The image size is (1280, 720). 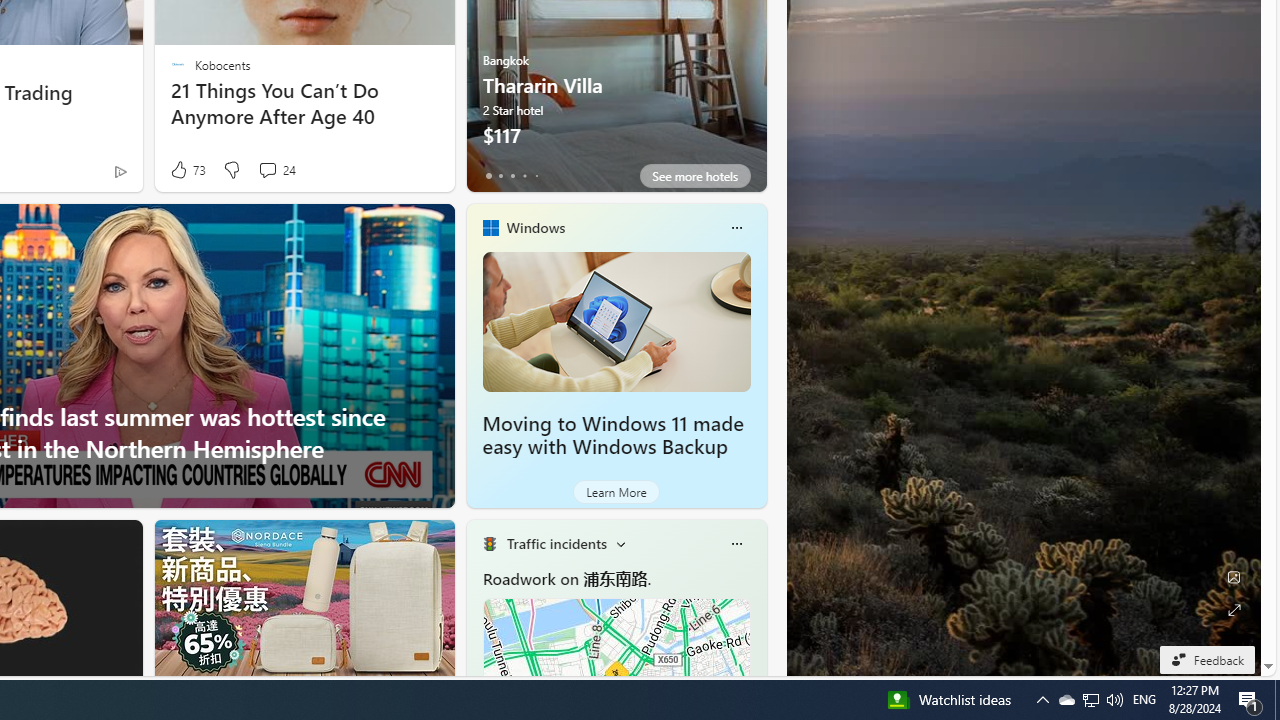 I want to click on 'Moving to Windows 11 made easy with Windows Backup', so click(x=615, y=320).